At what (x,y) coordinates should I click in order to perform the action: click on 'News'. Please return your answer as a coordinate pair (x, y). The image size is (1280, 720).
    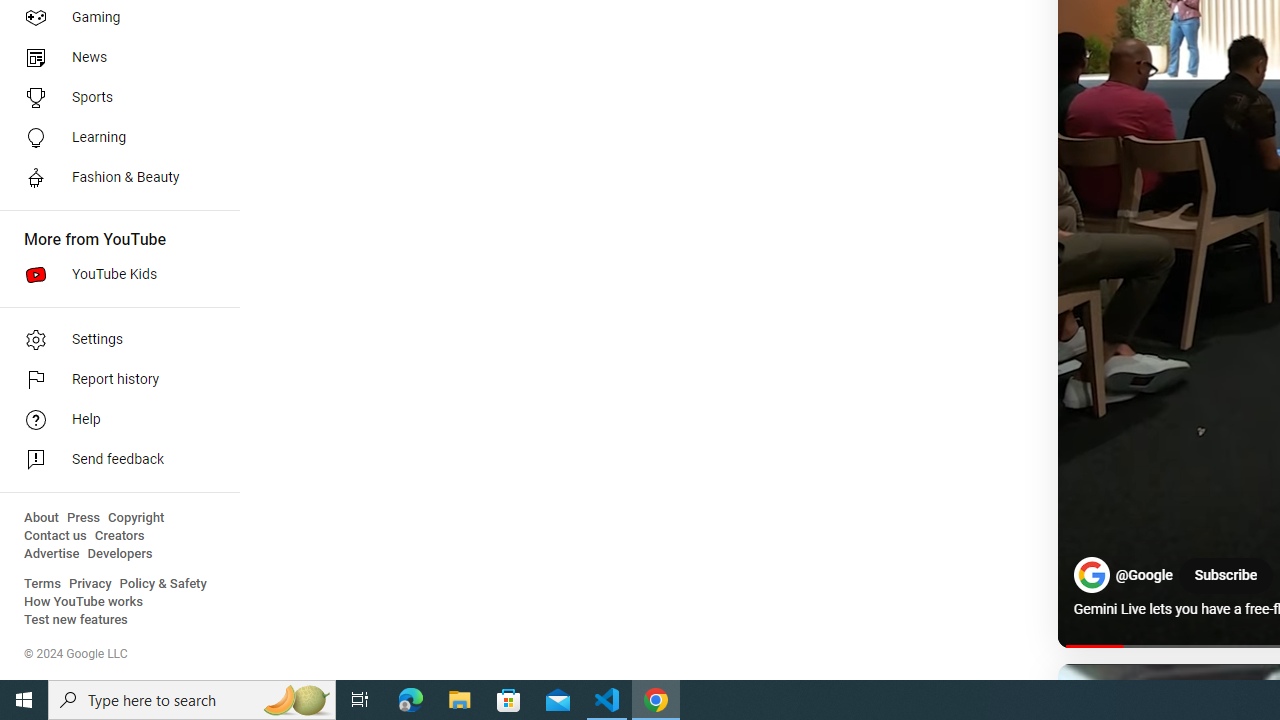
    Looking at the image, I should click on (112, 56).